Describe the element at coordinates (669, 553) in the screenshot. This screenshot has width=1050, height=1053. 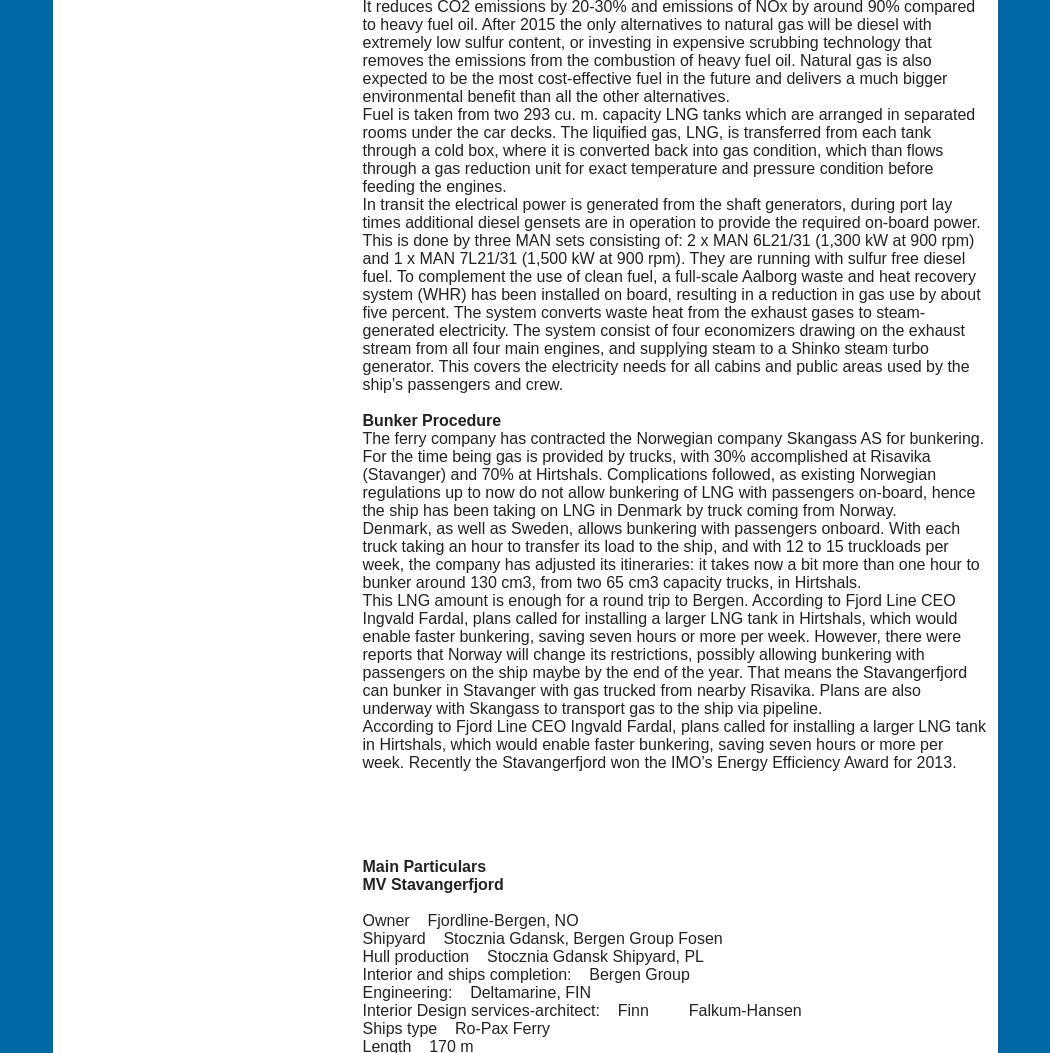
I see `'Denmark, as well as Sweden, allows bunkering with passengers onboard. With each truck taking an hour to transfer its load to the ship, and with 12 to 15 truckloads per week, the company has adjusted its itineraries: it takes now a bit more than one hour to bunker around 130 cm3, from two 65 cm3 capacity trucks, in Hirtshals.'` at that location.